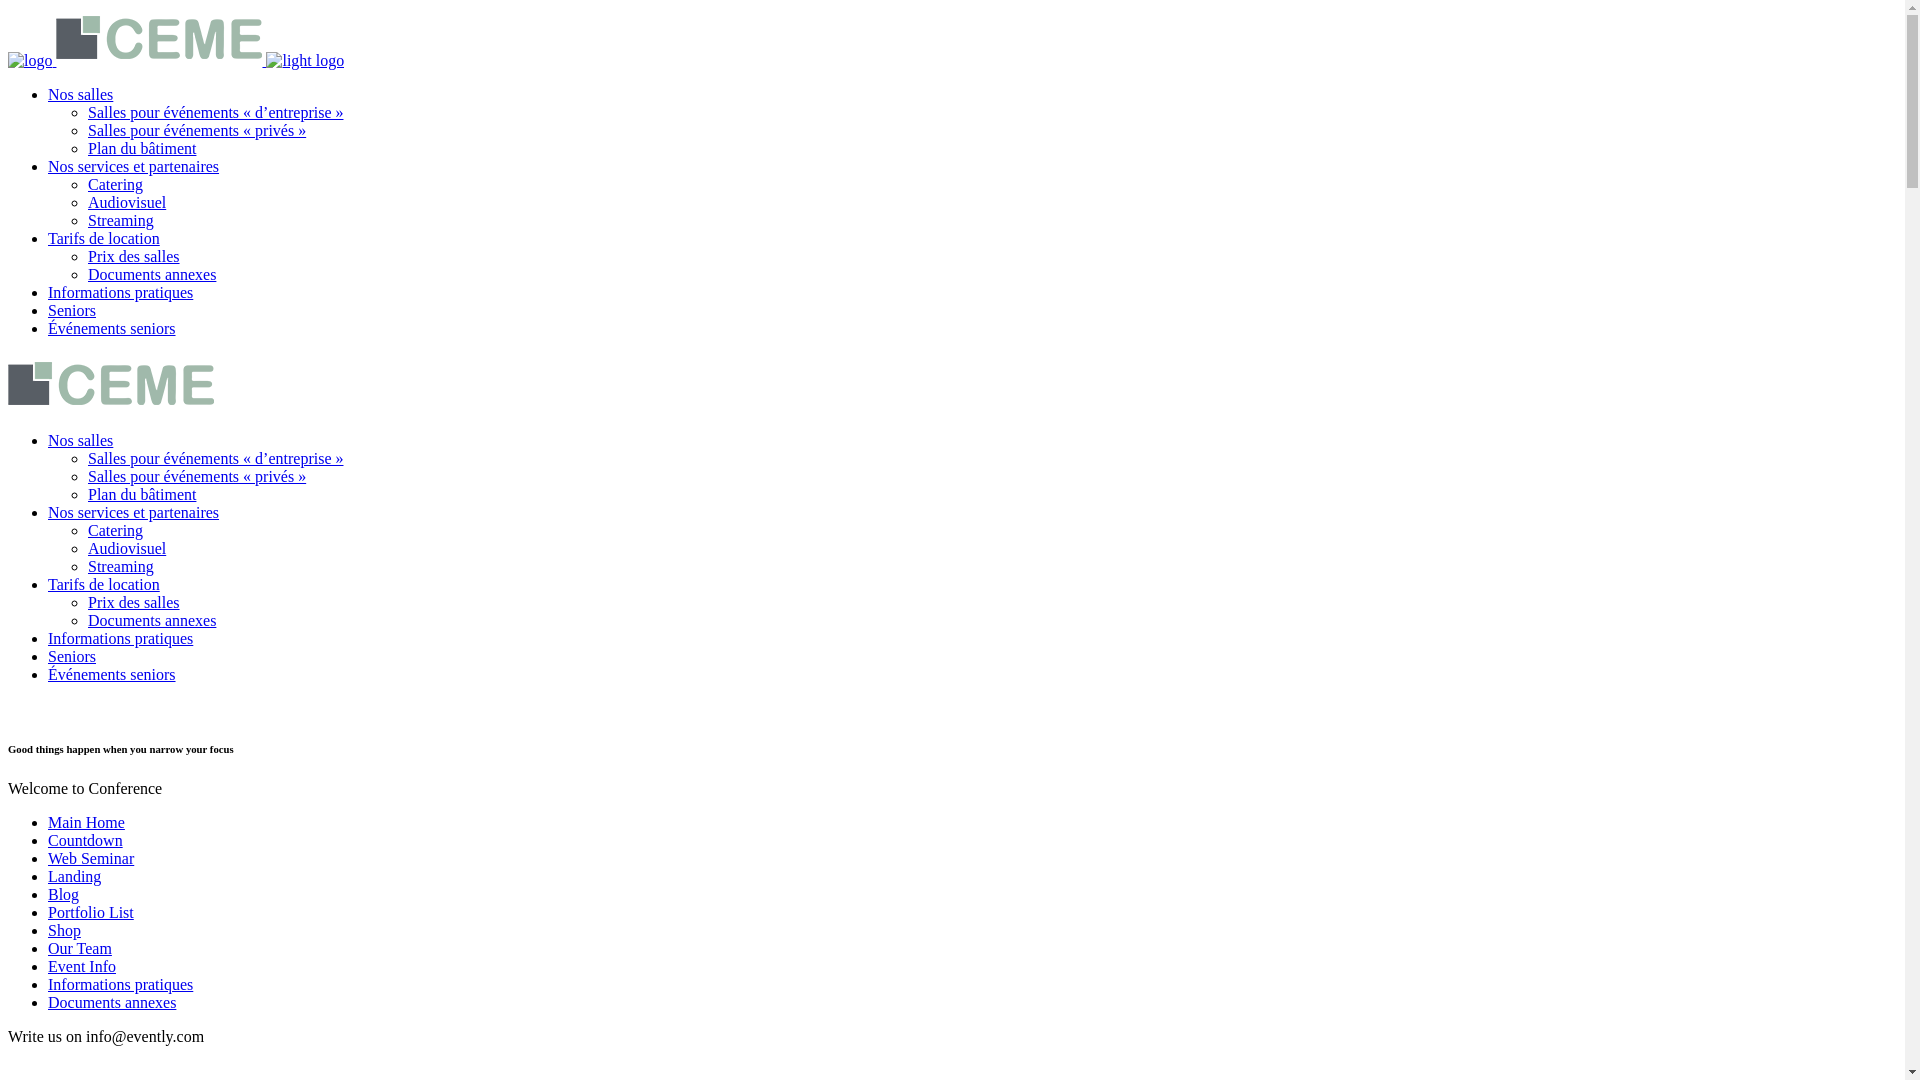 The image size is (1920, 1080). Describe the element at coordinates (119, 983) in the screenshot. I see `'Informations pratiques'` at that location.